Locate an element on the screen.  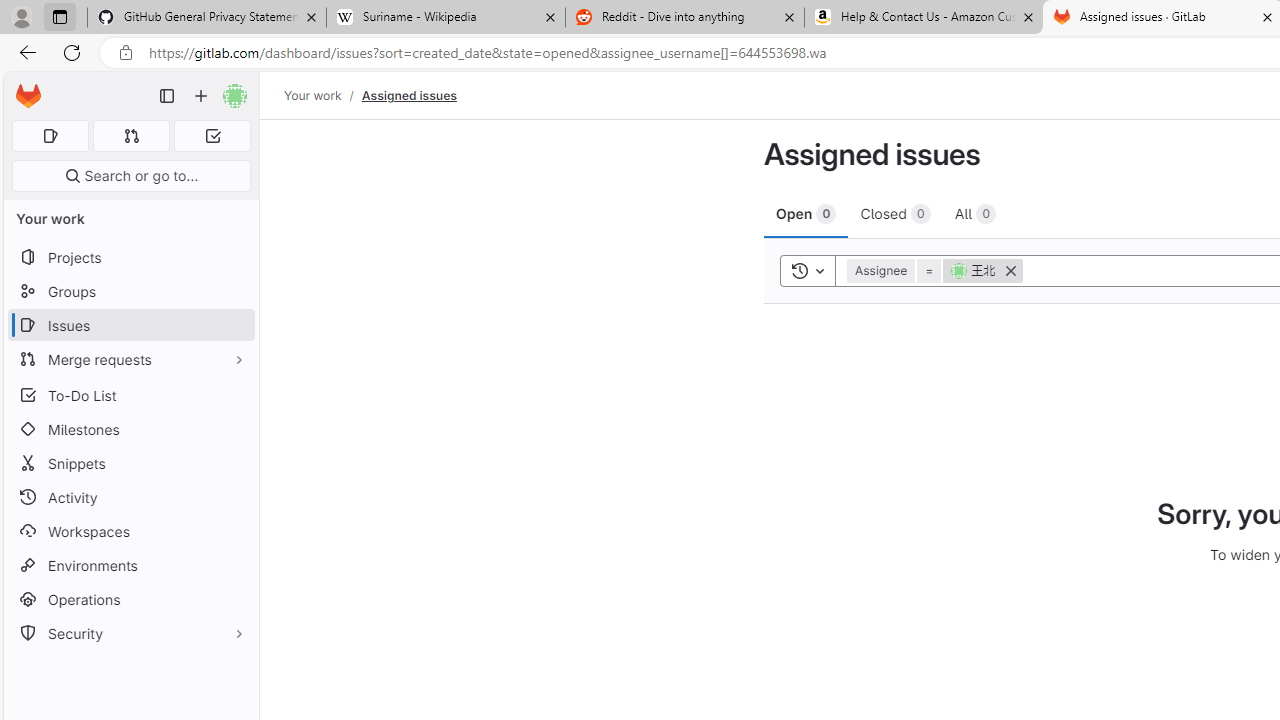
'All 0' is located at coordinates (975, 213).